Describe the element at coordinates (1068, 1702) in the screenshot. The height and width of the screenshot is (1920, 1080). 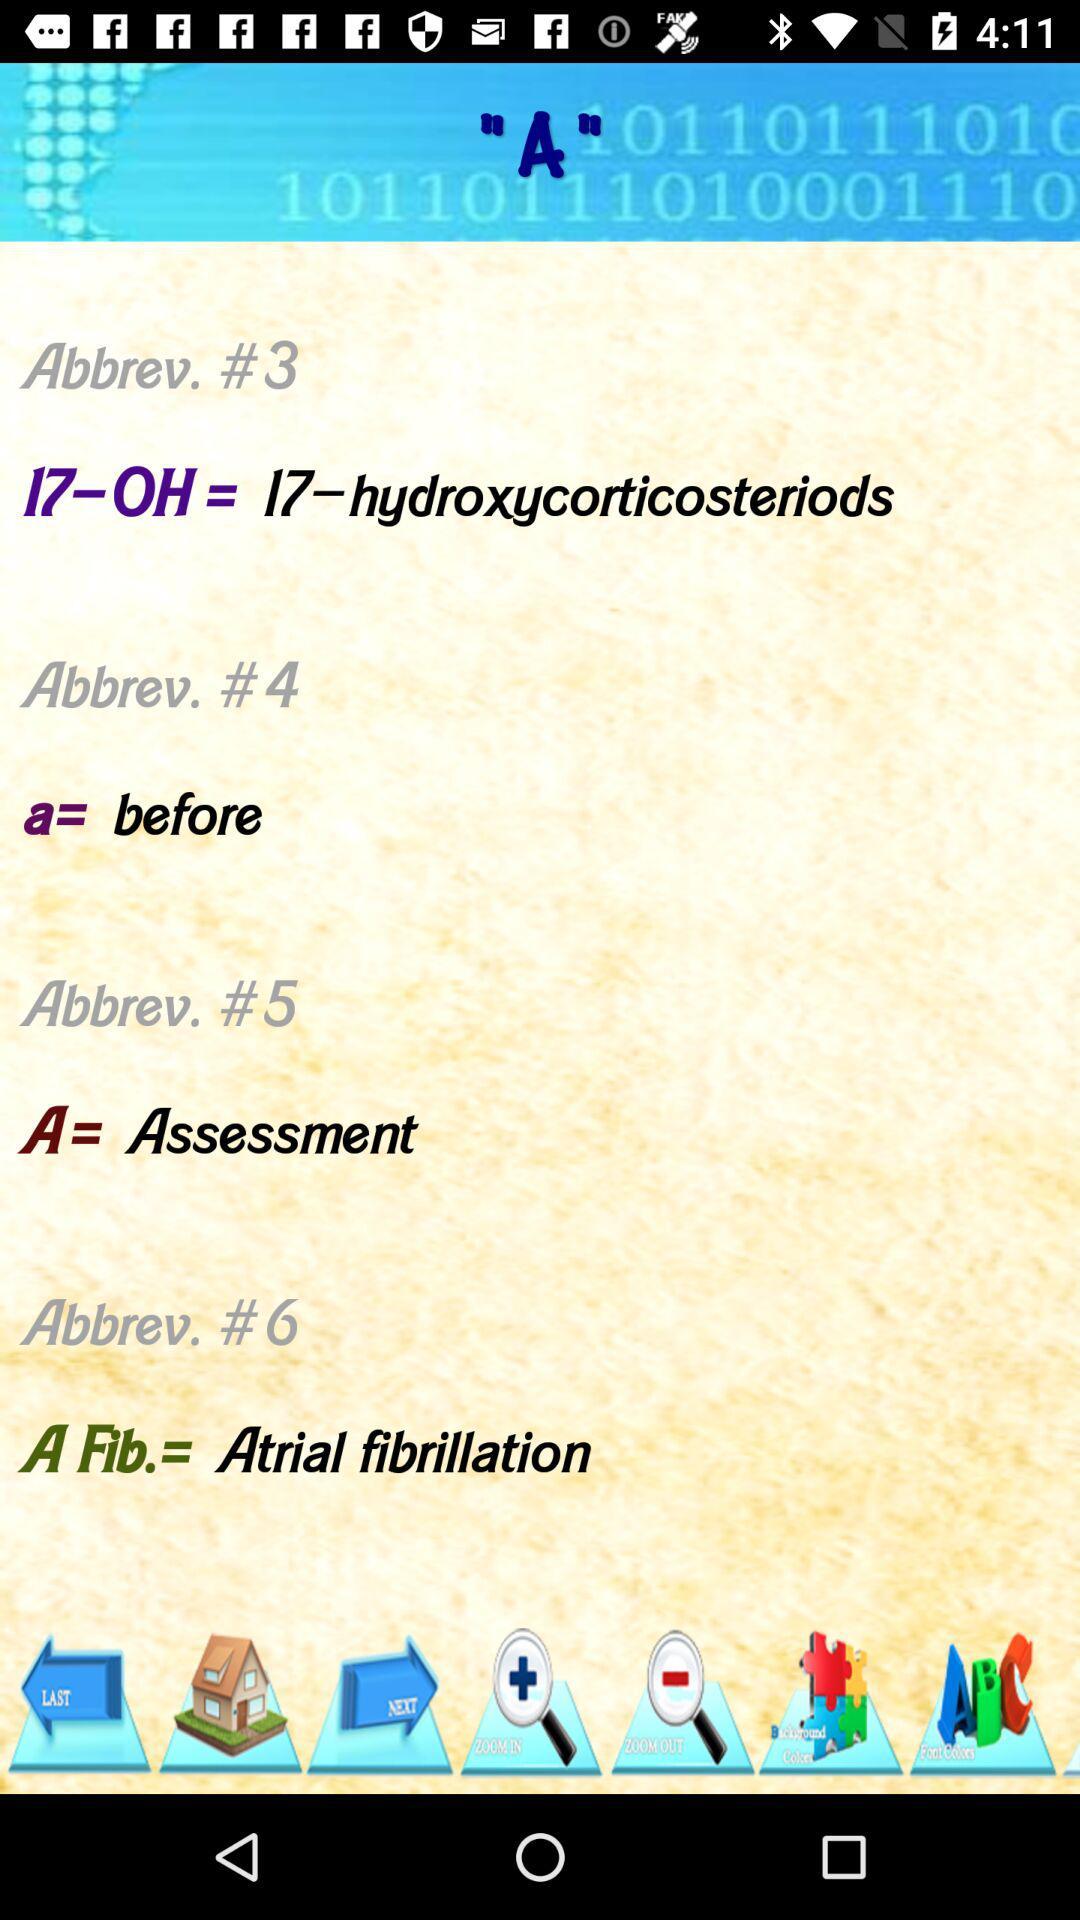
I see `the item below abbrev 	1	 	 app` at that location.